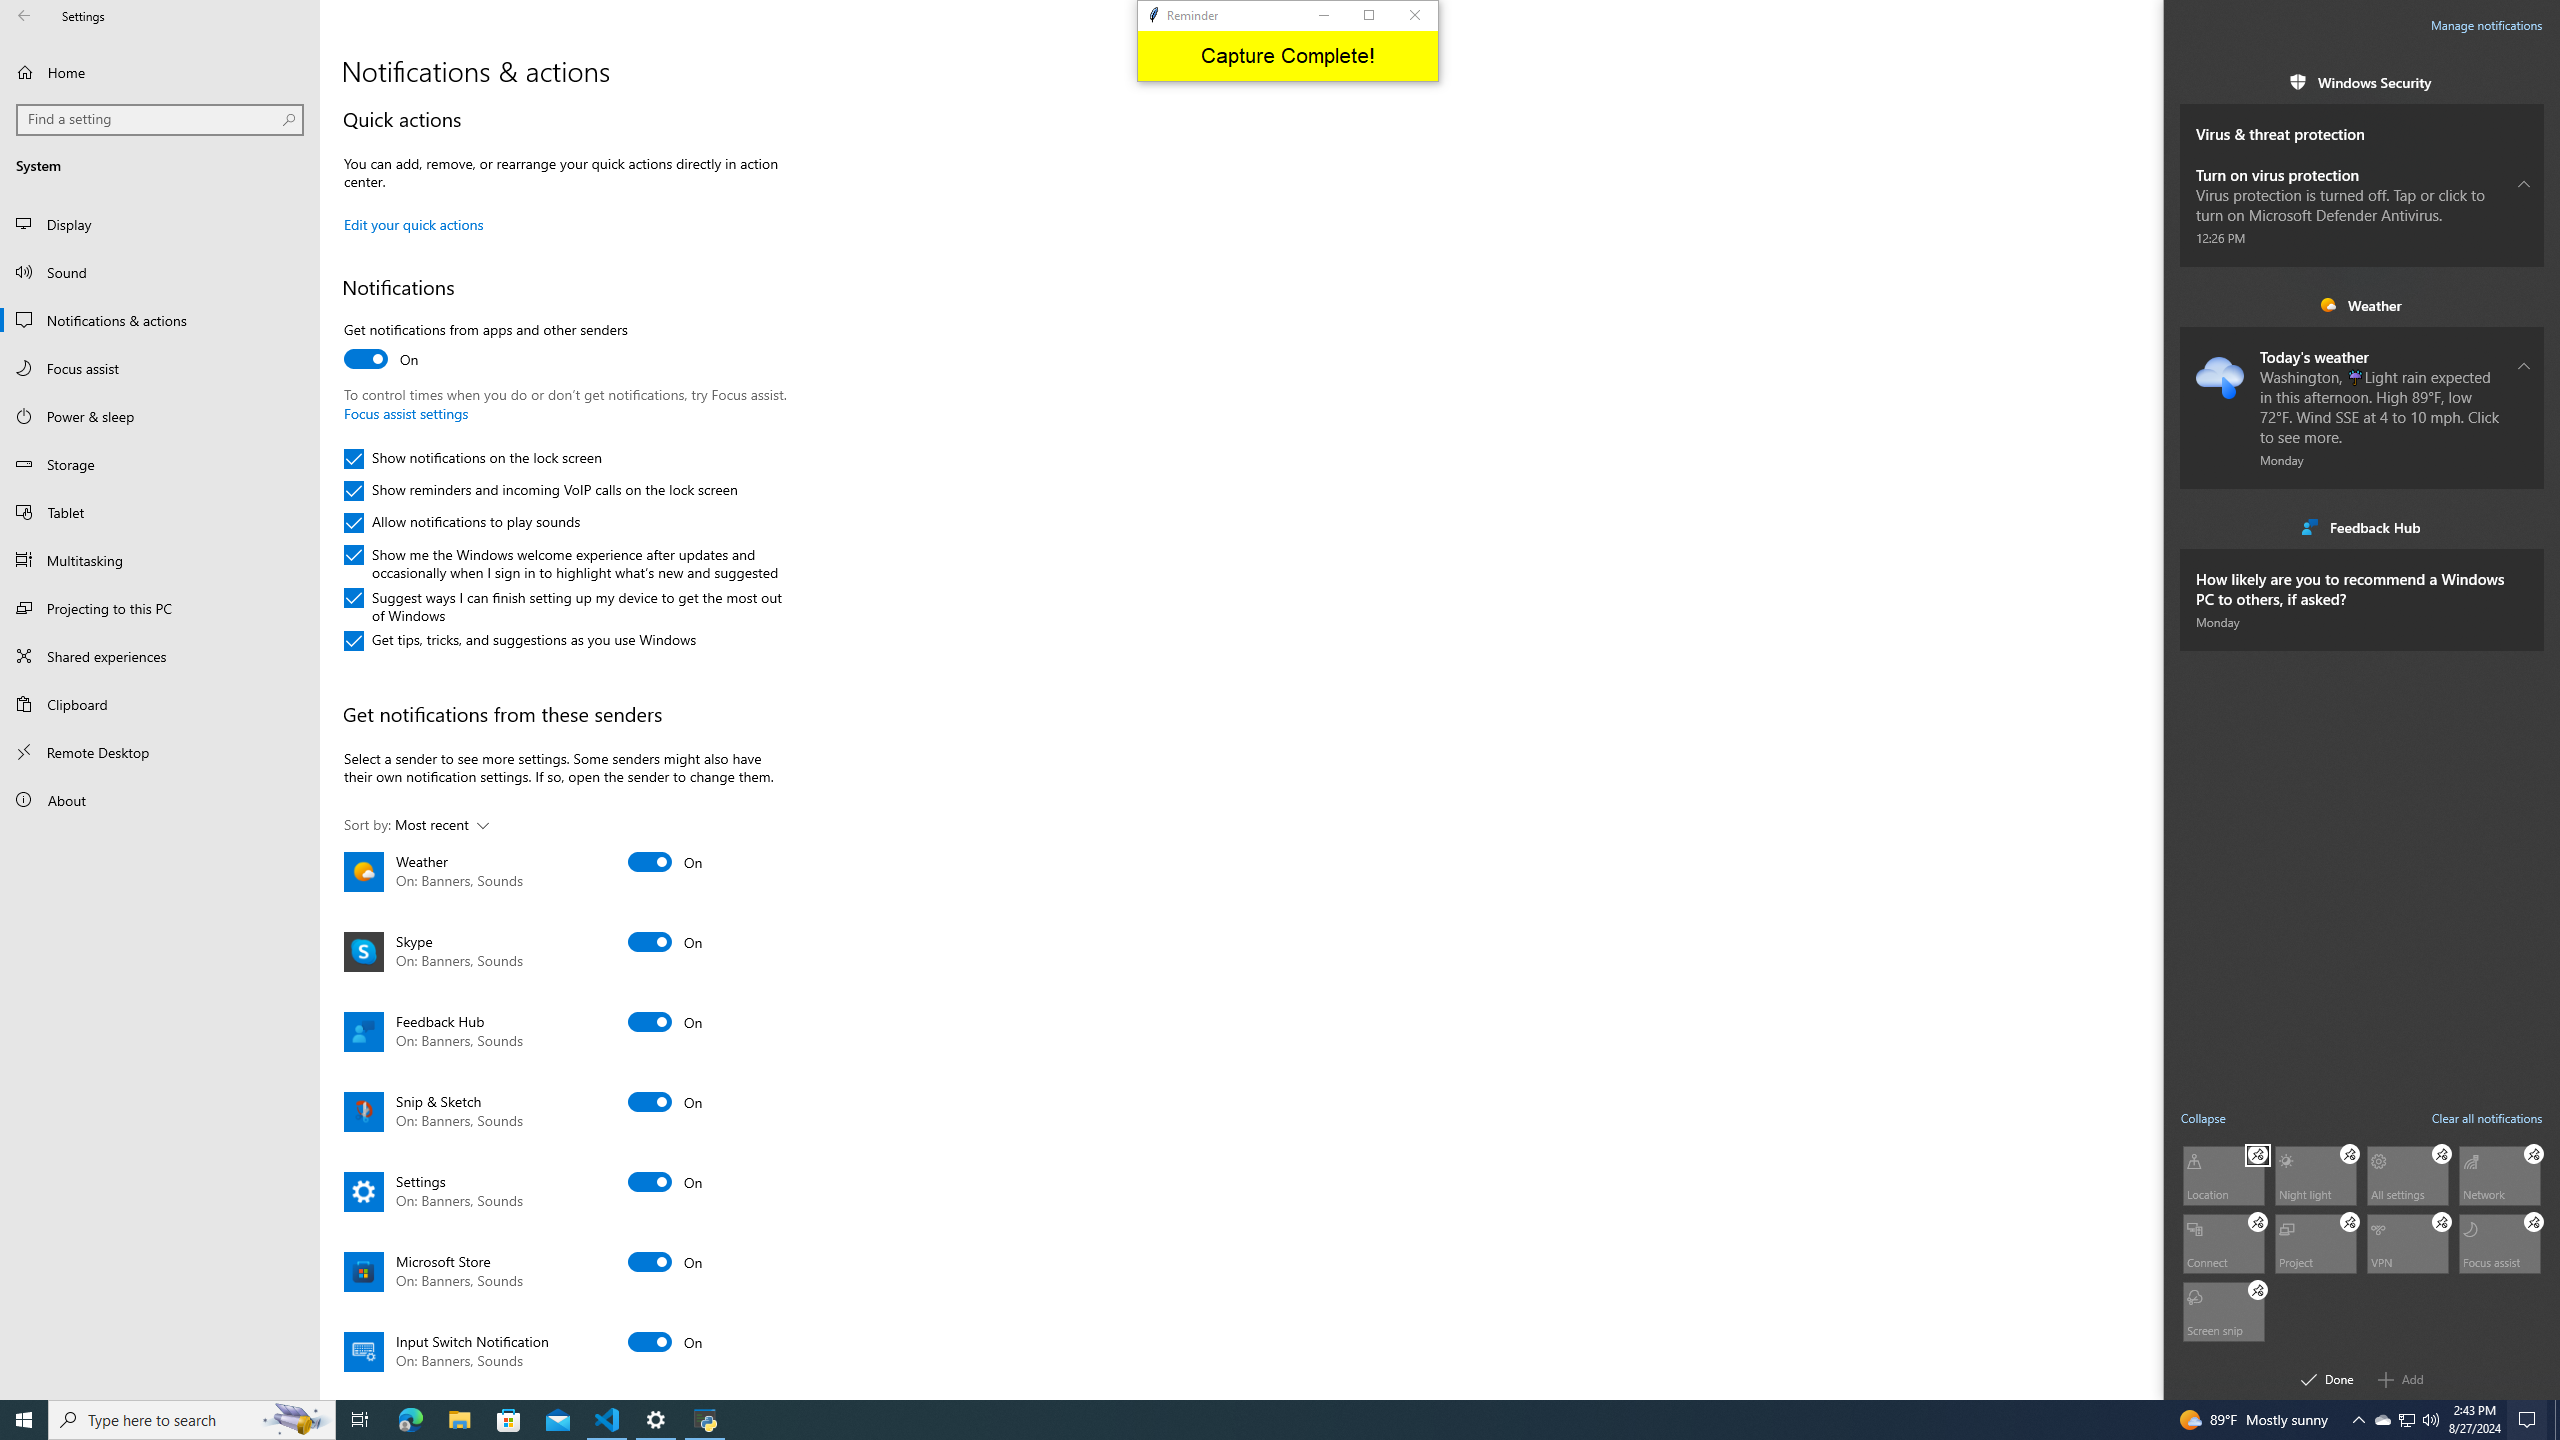  I want to click on 'Manage notifications', so click(2486, 24).